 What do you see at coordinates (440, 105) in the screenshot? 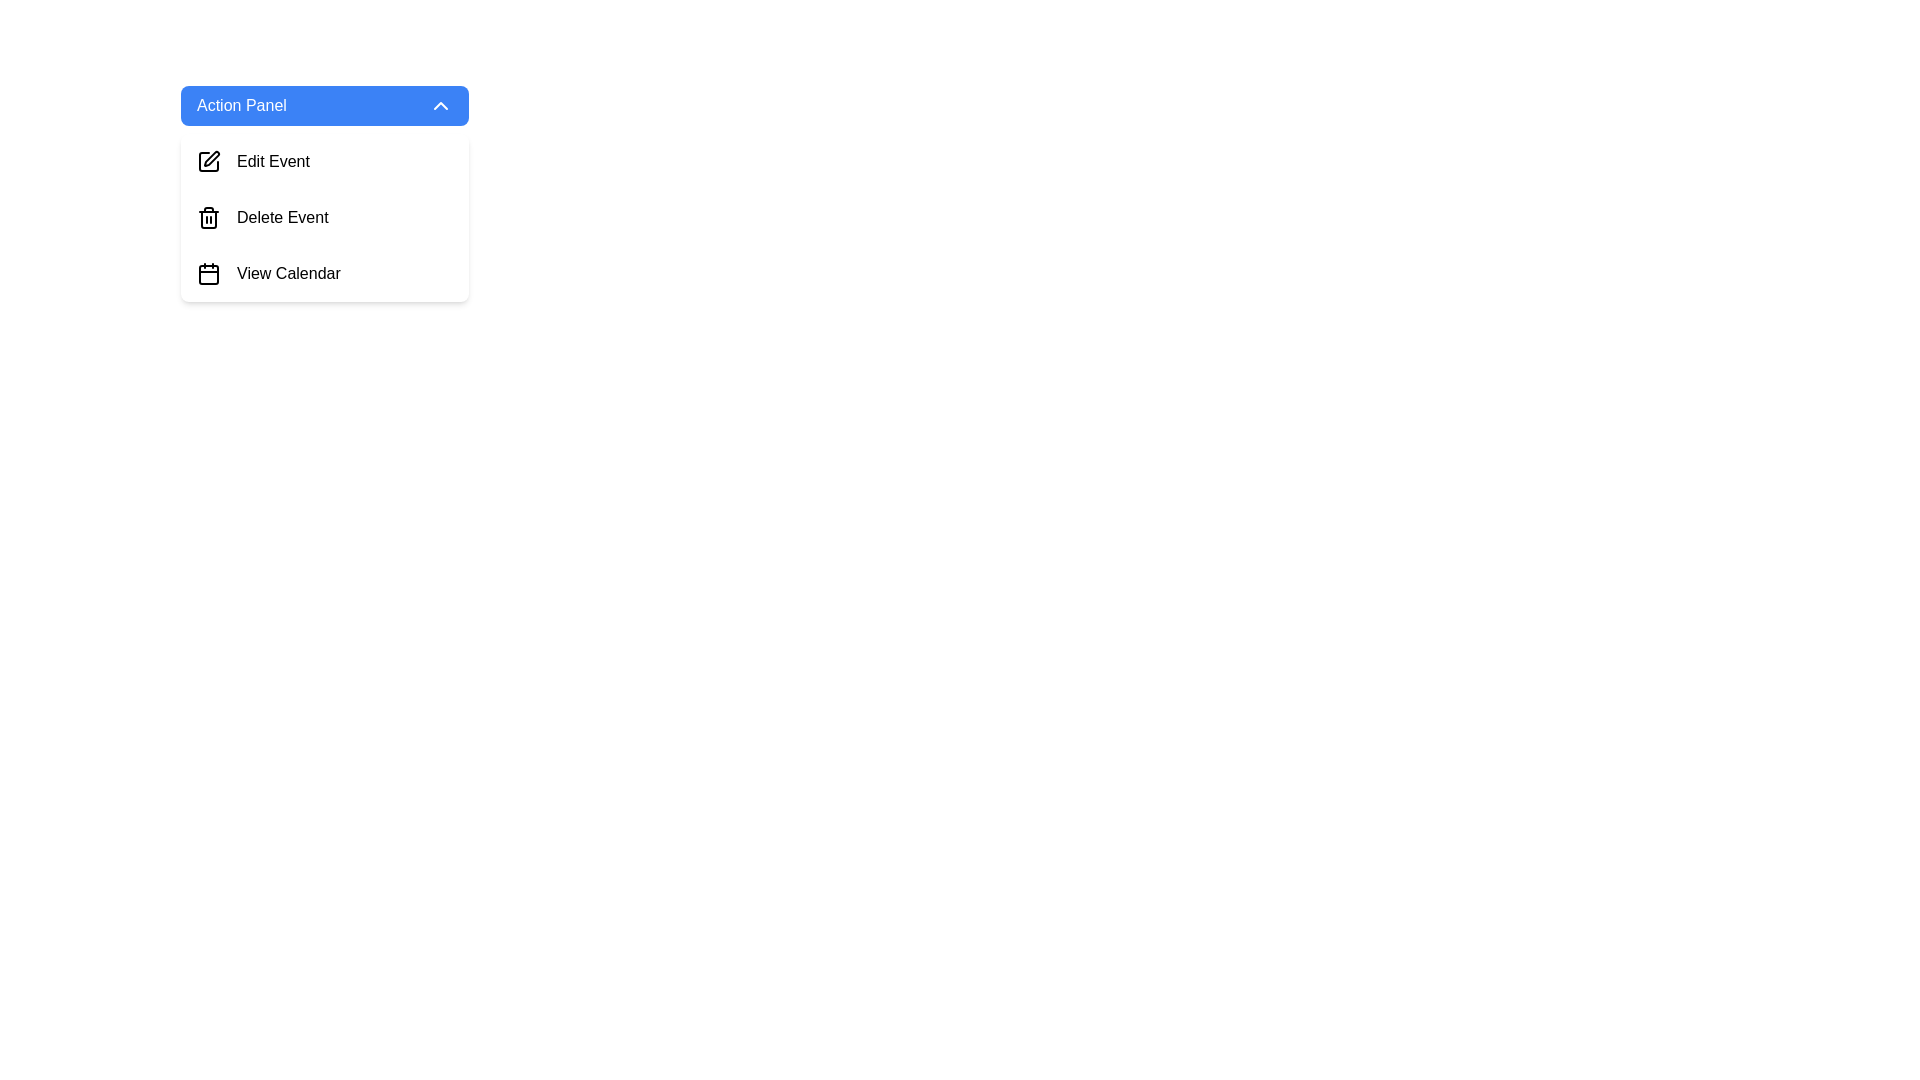
I see `the Chevron-Up icon located at the far right side of the 'Action Panel' button` at bounding box center [440, 105].